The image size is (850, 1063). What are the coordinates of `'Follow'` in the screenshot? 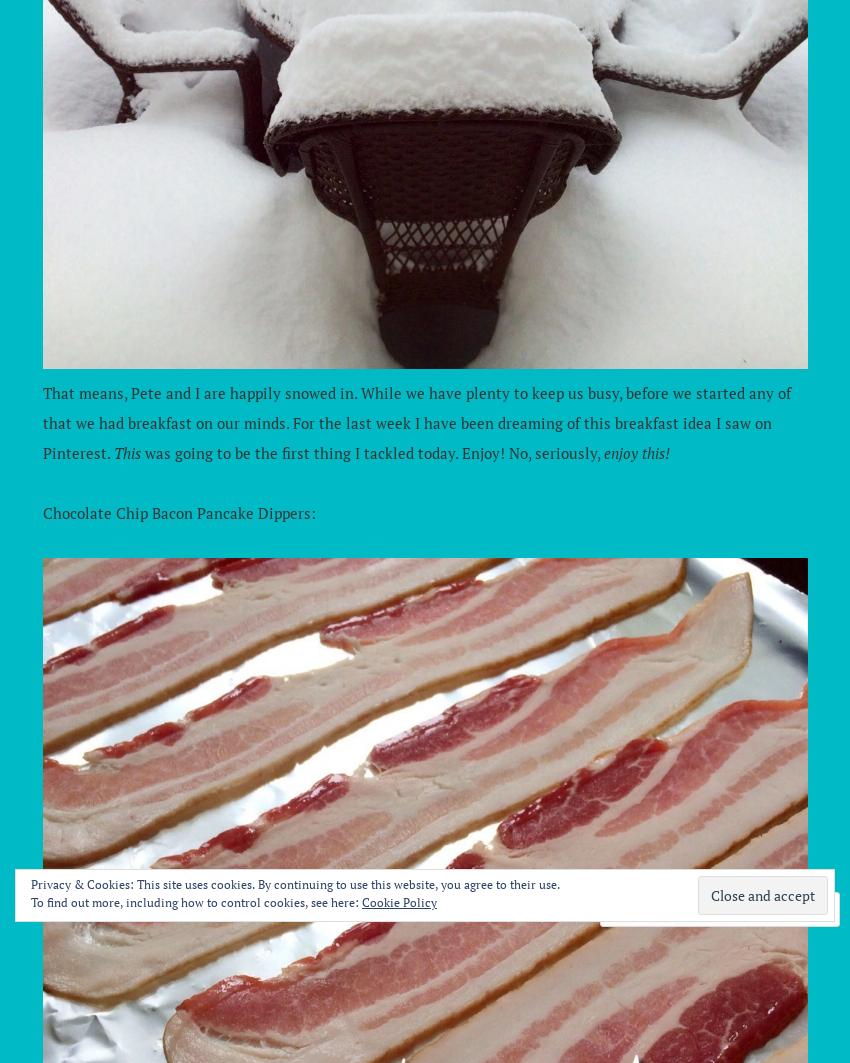 It's located at (766, 908).